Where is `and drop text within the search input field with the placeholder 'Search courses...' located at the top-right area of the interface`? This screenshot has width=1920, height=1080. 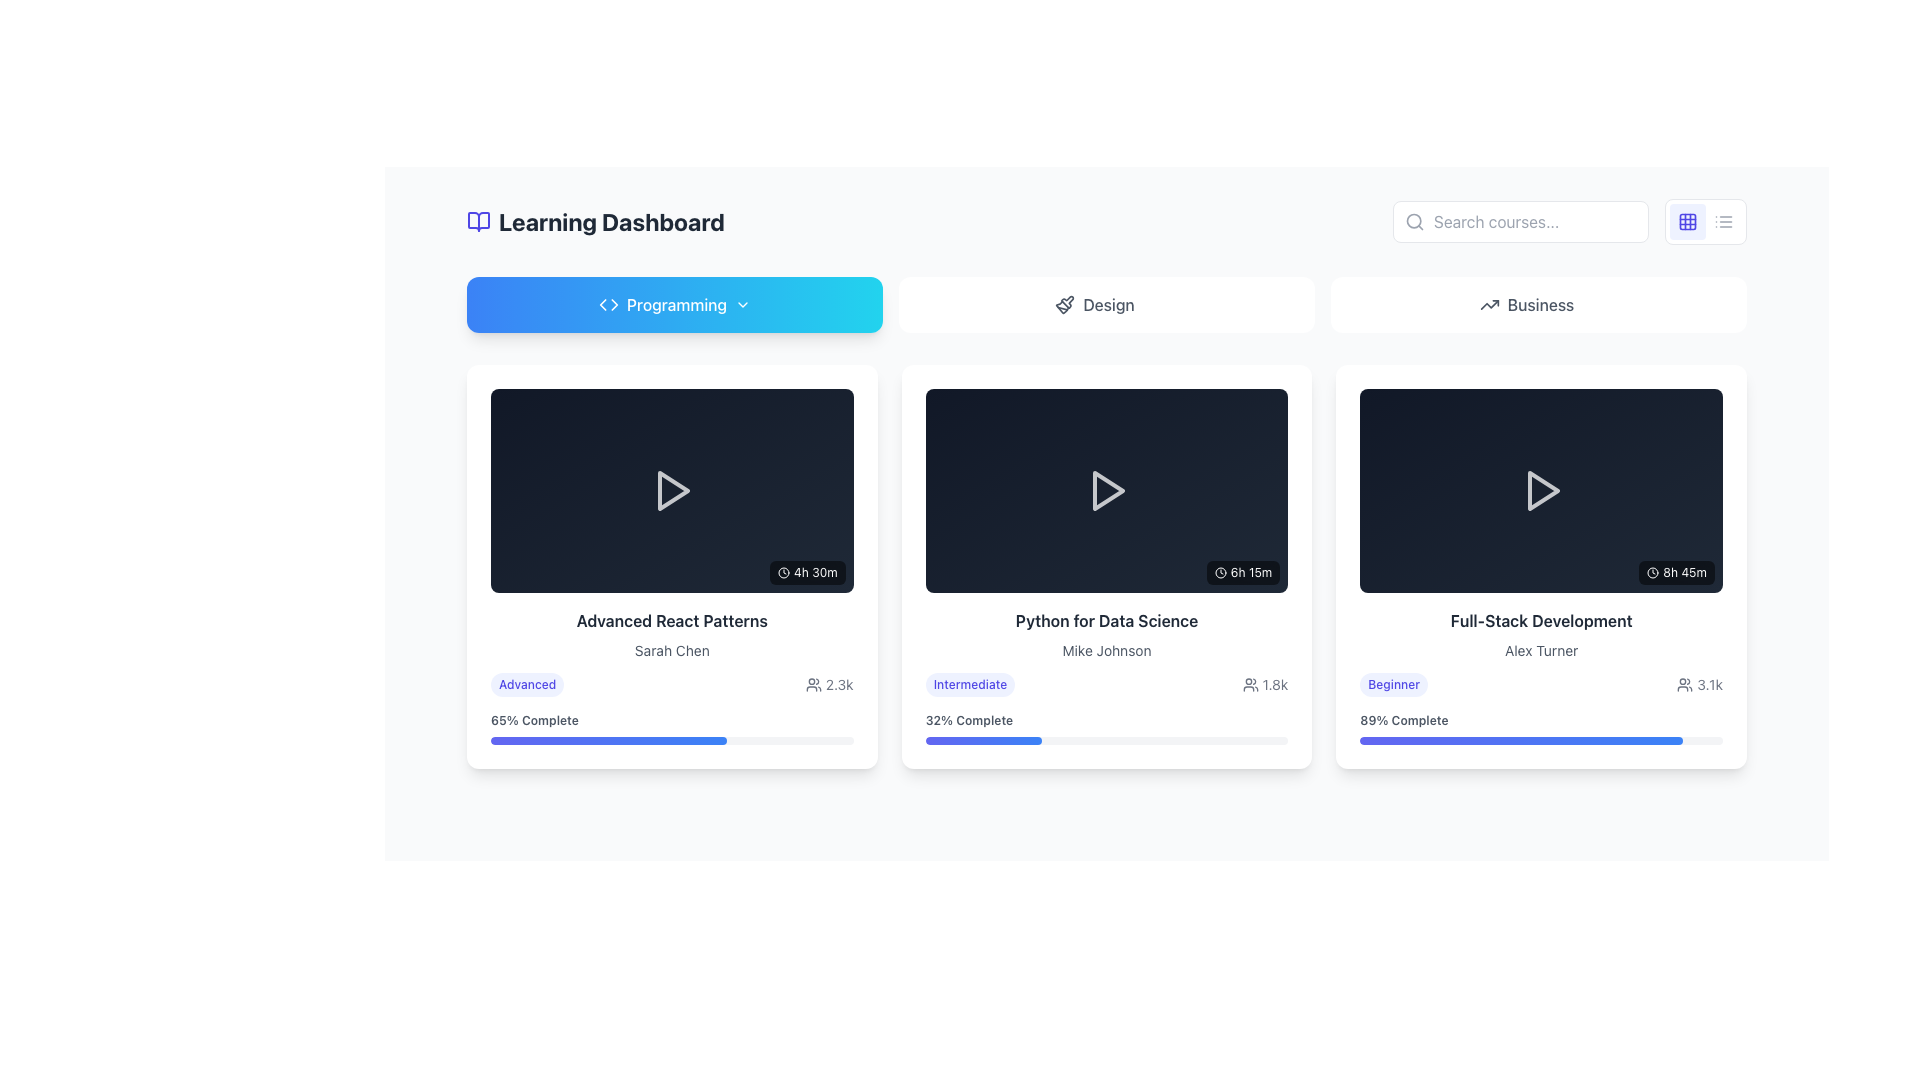
and drop text within the search input field with the placeholder 'Search courses...' located at the top-right area of the interface is located at coordinates (1520, 222).